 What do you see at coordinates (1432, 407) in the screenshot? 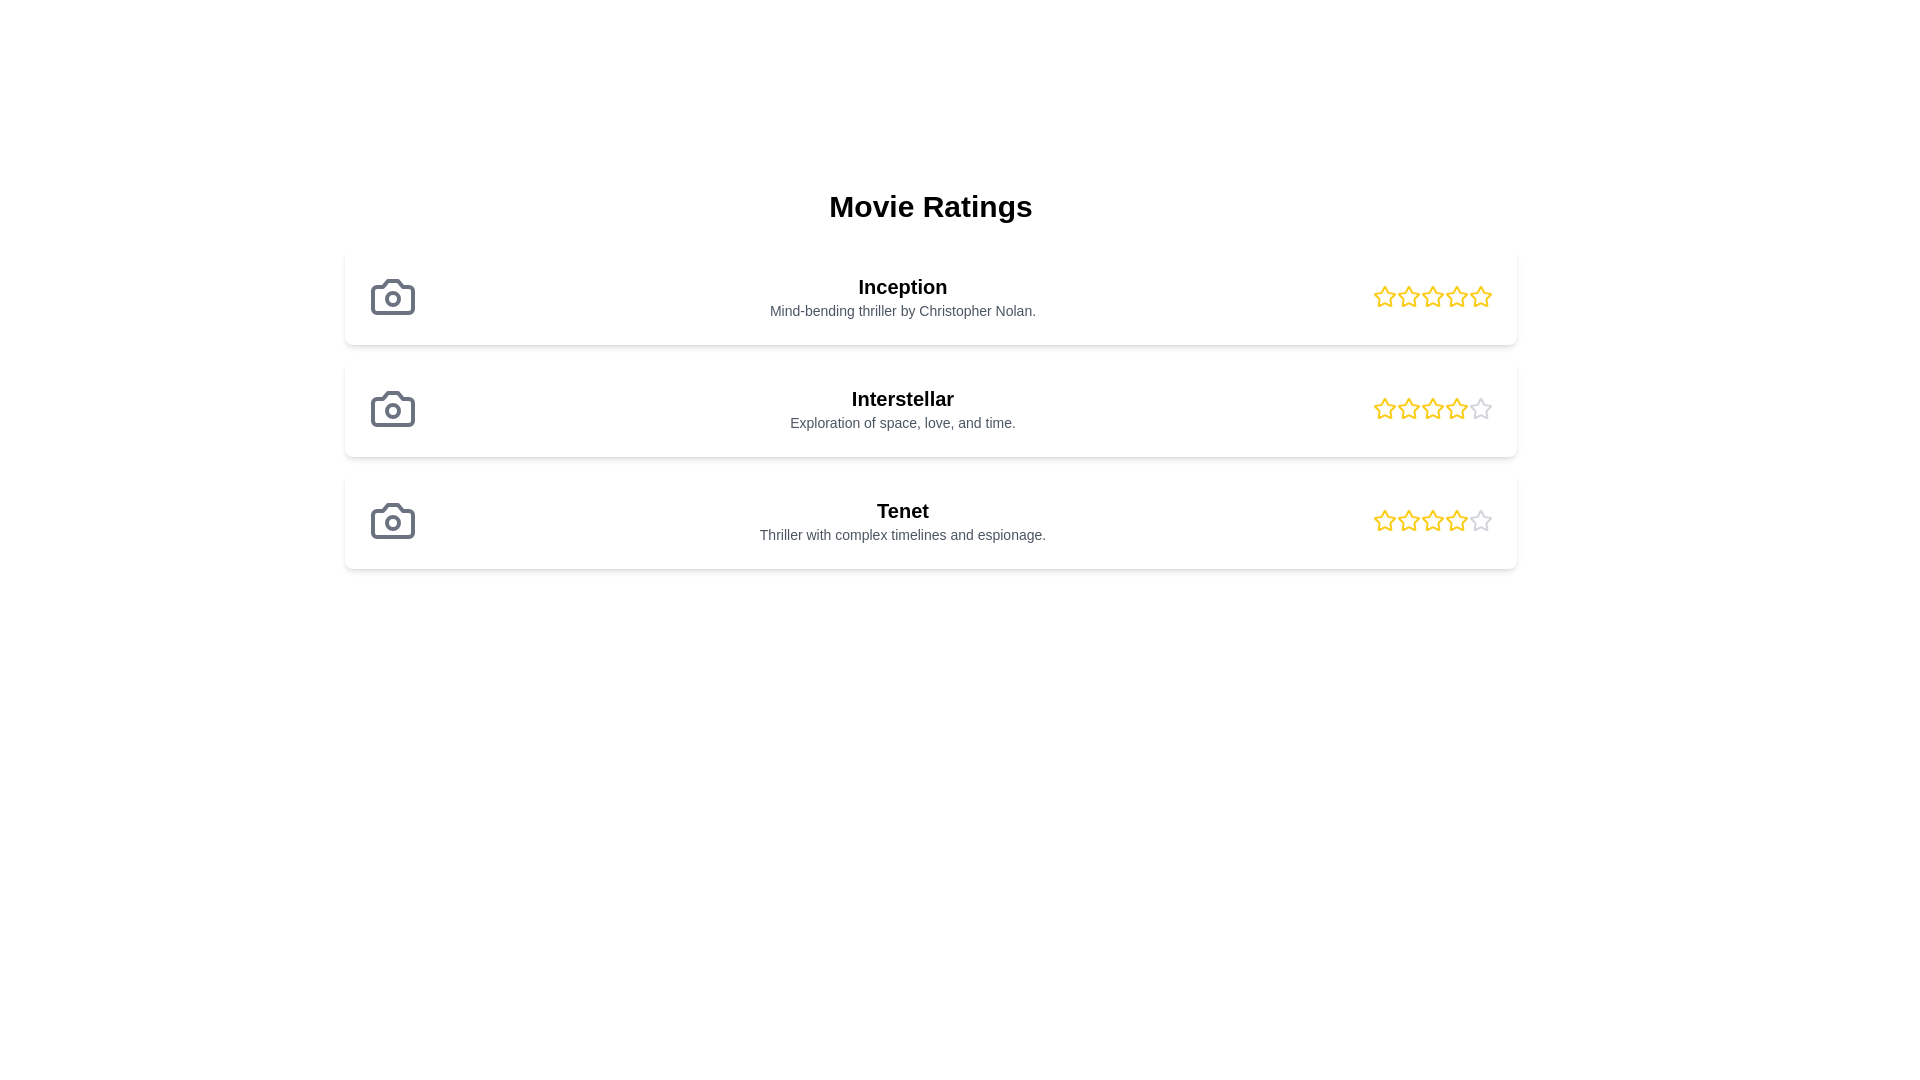
I see `the third star in the star-rating system` at bounding box center [1432, 407].